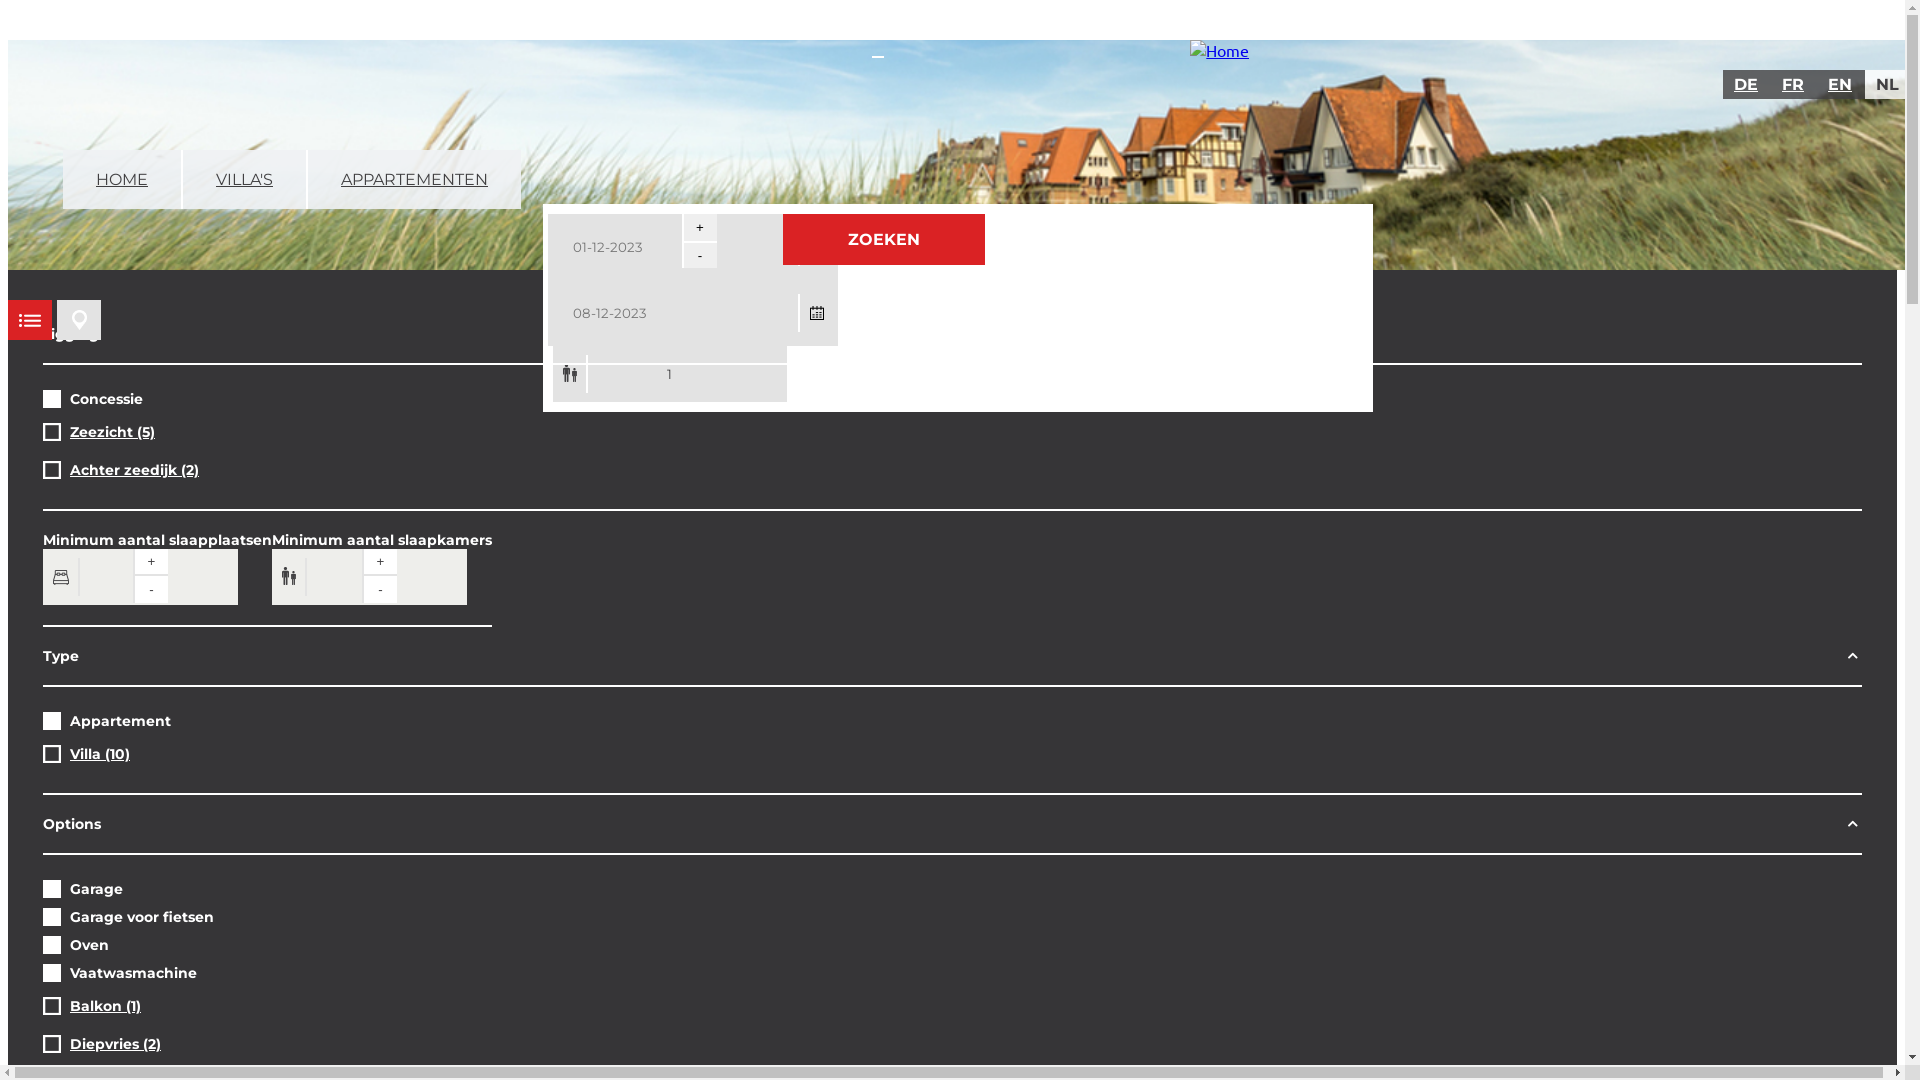 The width and height of the screenshot is (1920, 1080). Describe the element at coordinates (1840, 83) in the screenshot. I see `'EN'` at that location.